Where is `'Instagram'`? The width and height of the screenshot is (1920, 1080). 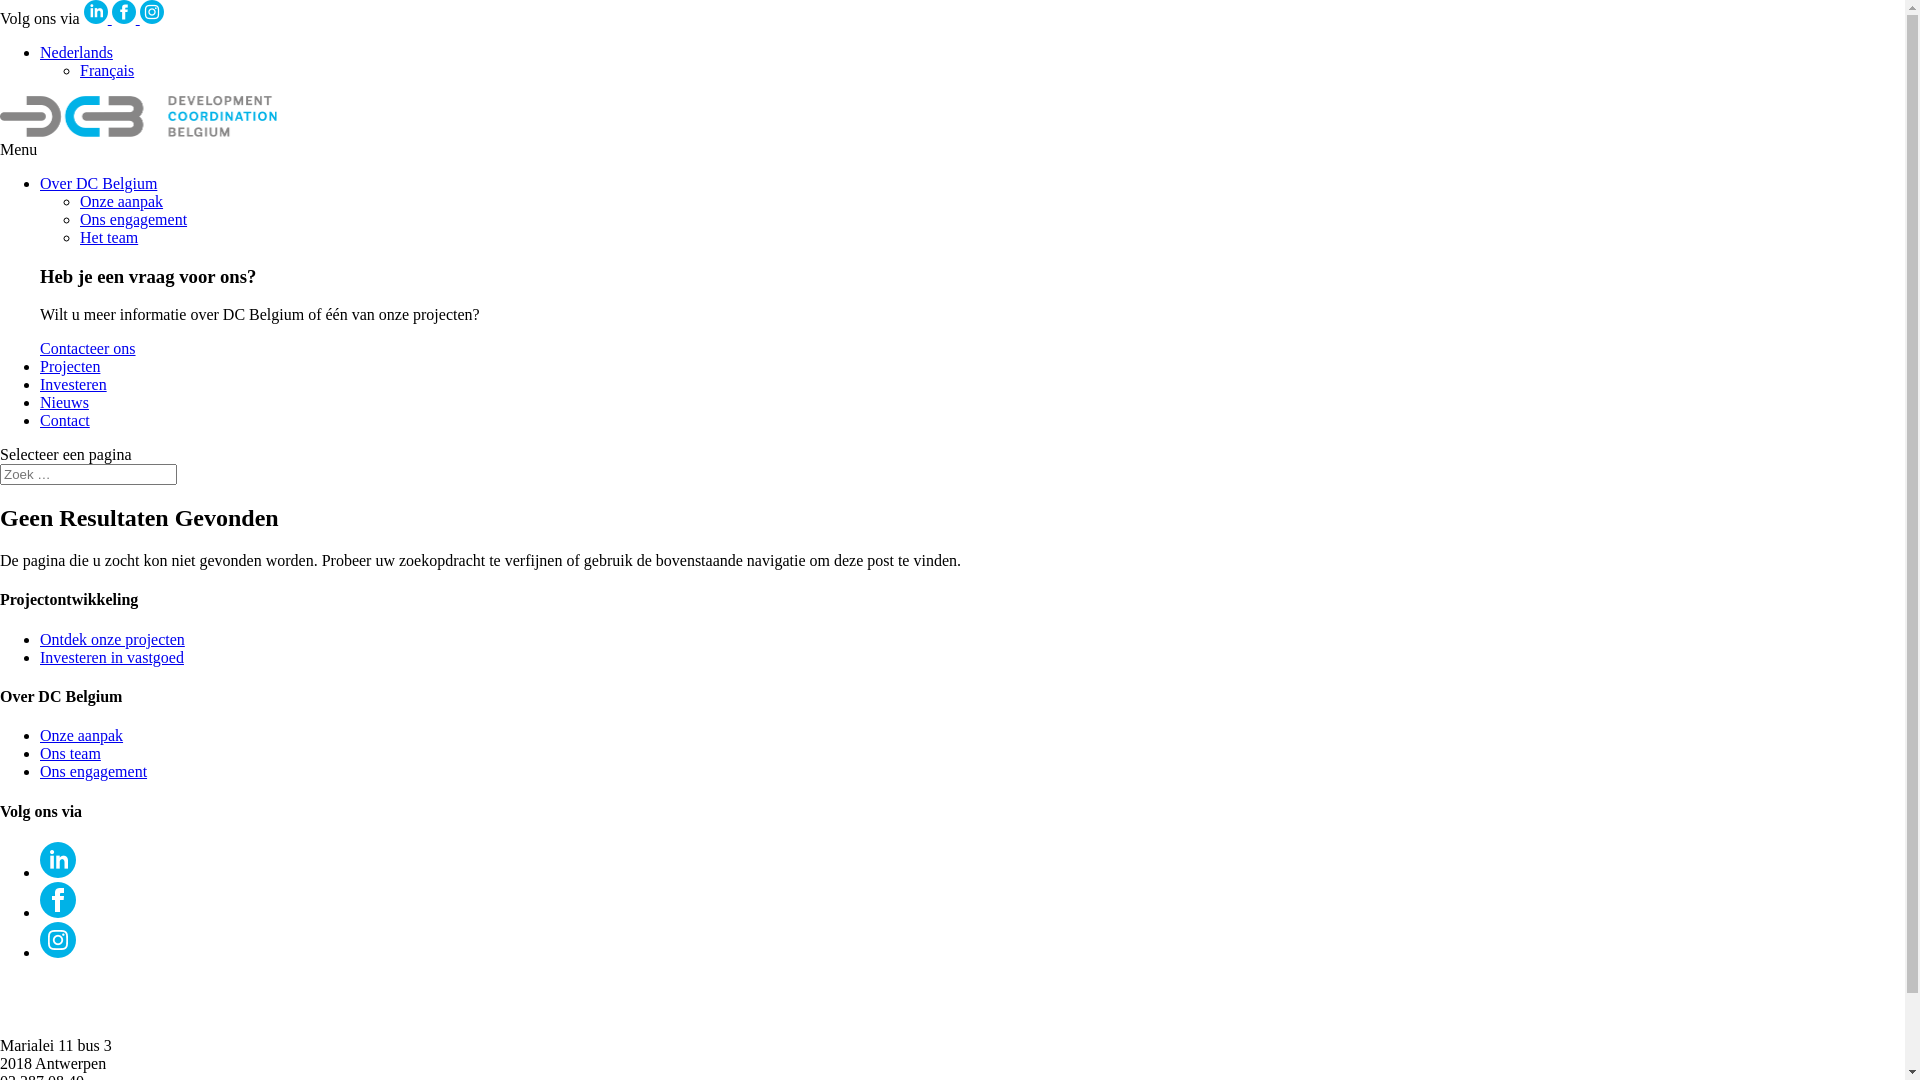
'Instagram' is located at coordinates (151, 11).